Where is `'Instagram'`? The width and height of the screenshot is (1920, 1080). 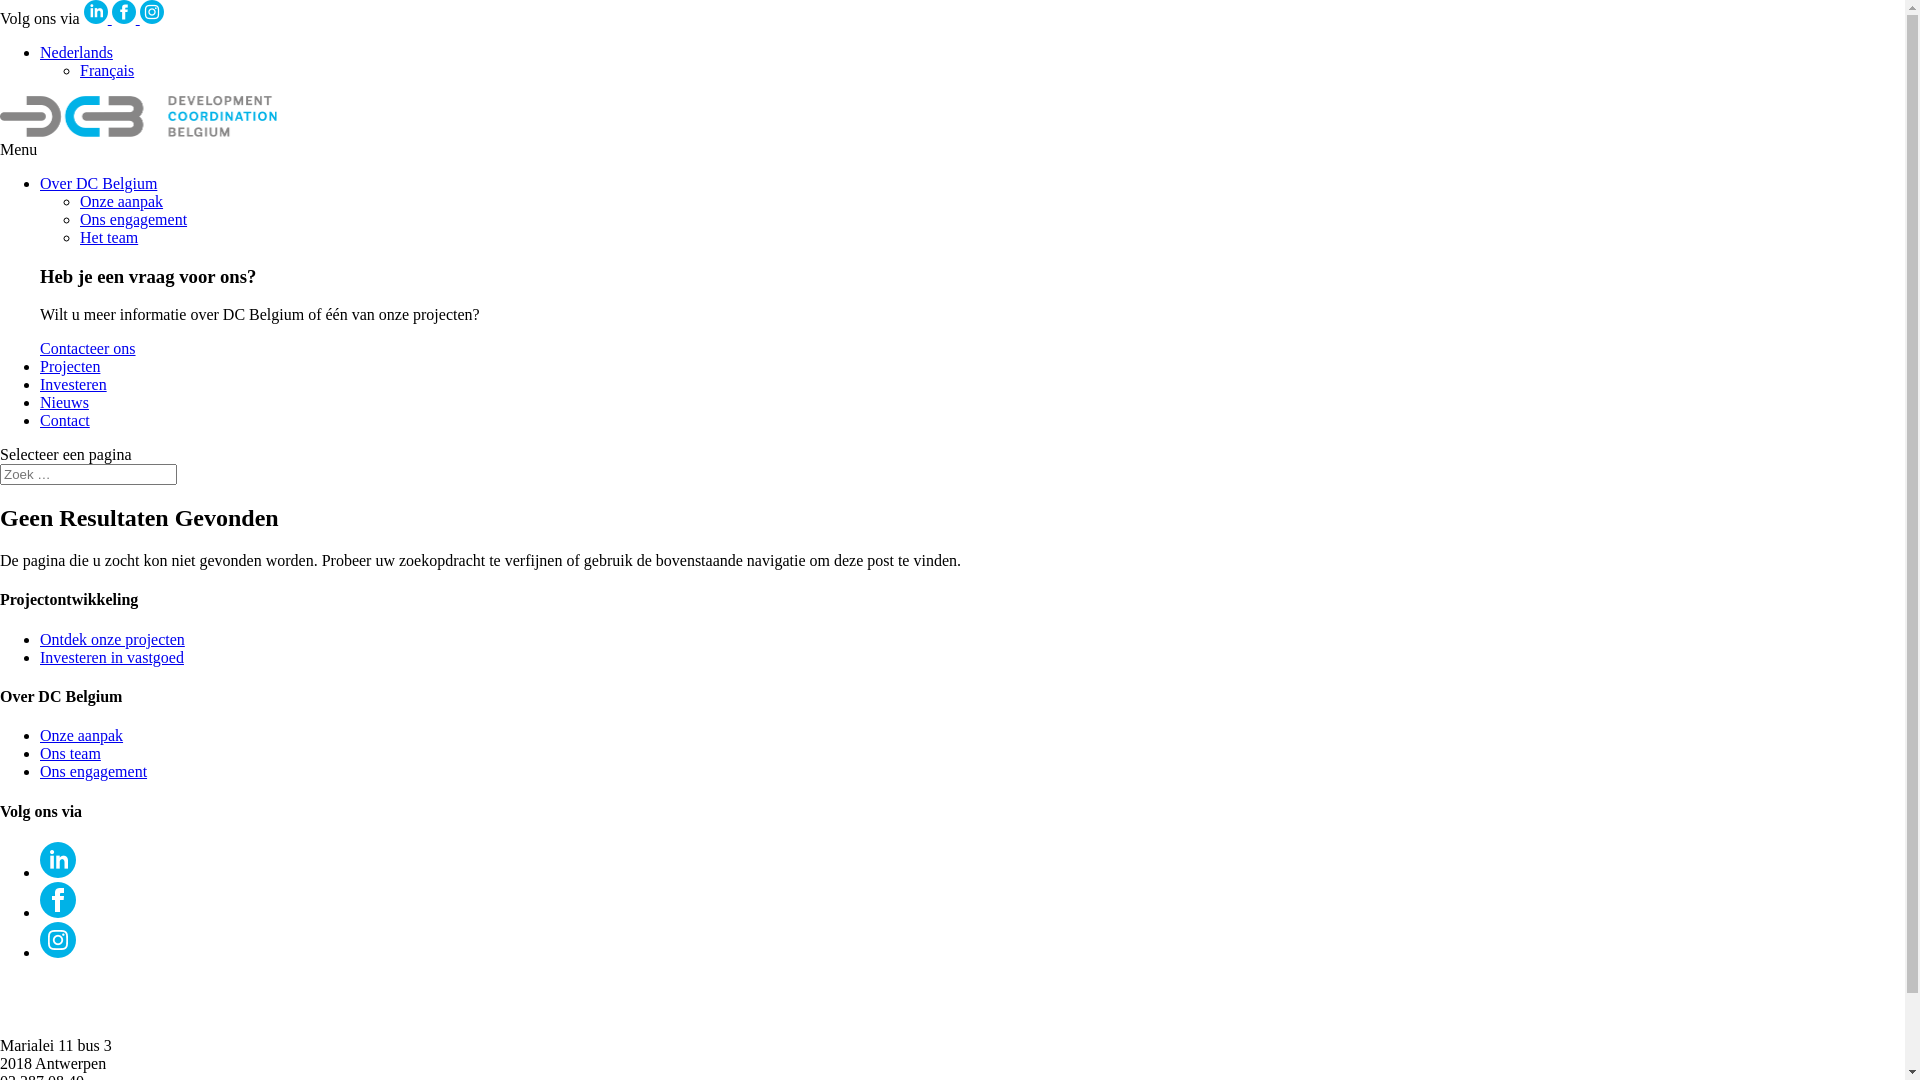
'Instagram' is located at coordinates (151, 11).